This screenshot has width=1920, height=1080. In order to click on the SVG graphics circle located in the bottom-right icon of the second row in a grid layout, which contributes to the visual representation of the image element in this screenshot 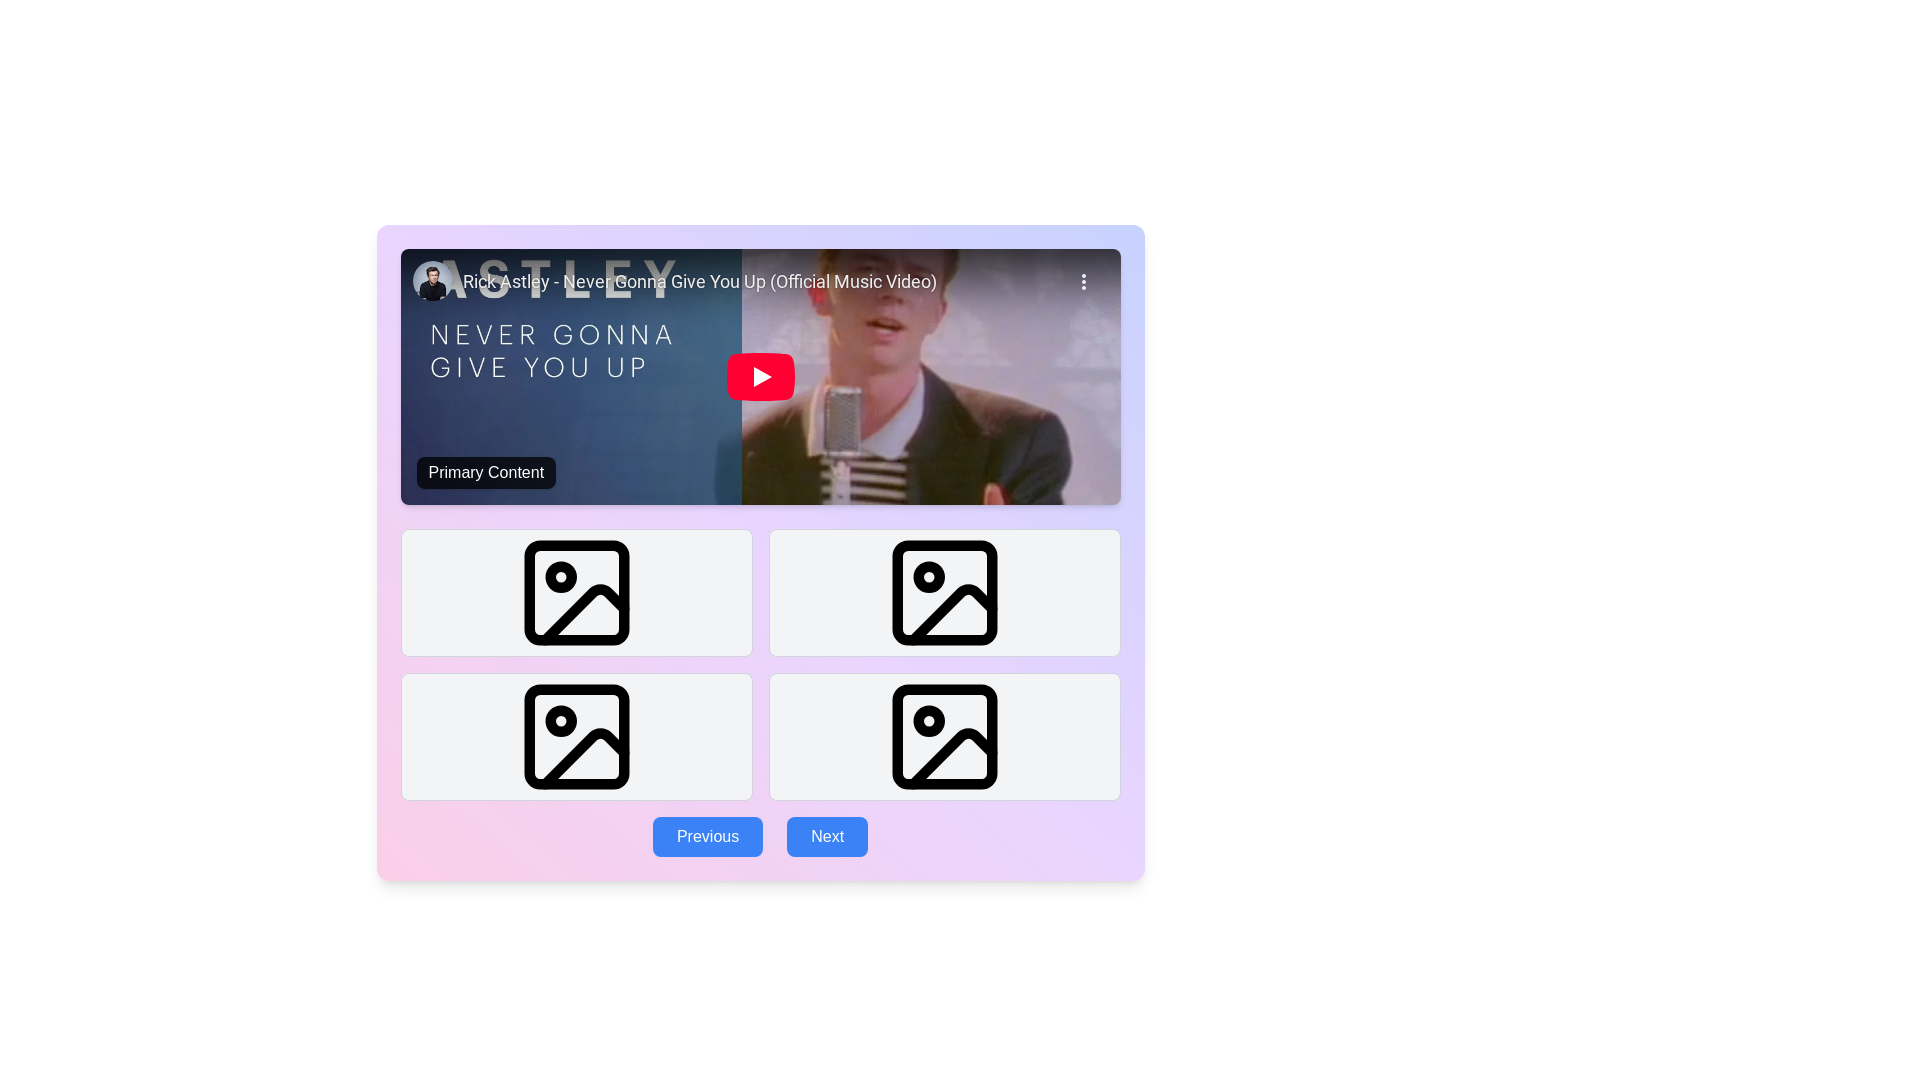, I will do `click(927, 721)`.